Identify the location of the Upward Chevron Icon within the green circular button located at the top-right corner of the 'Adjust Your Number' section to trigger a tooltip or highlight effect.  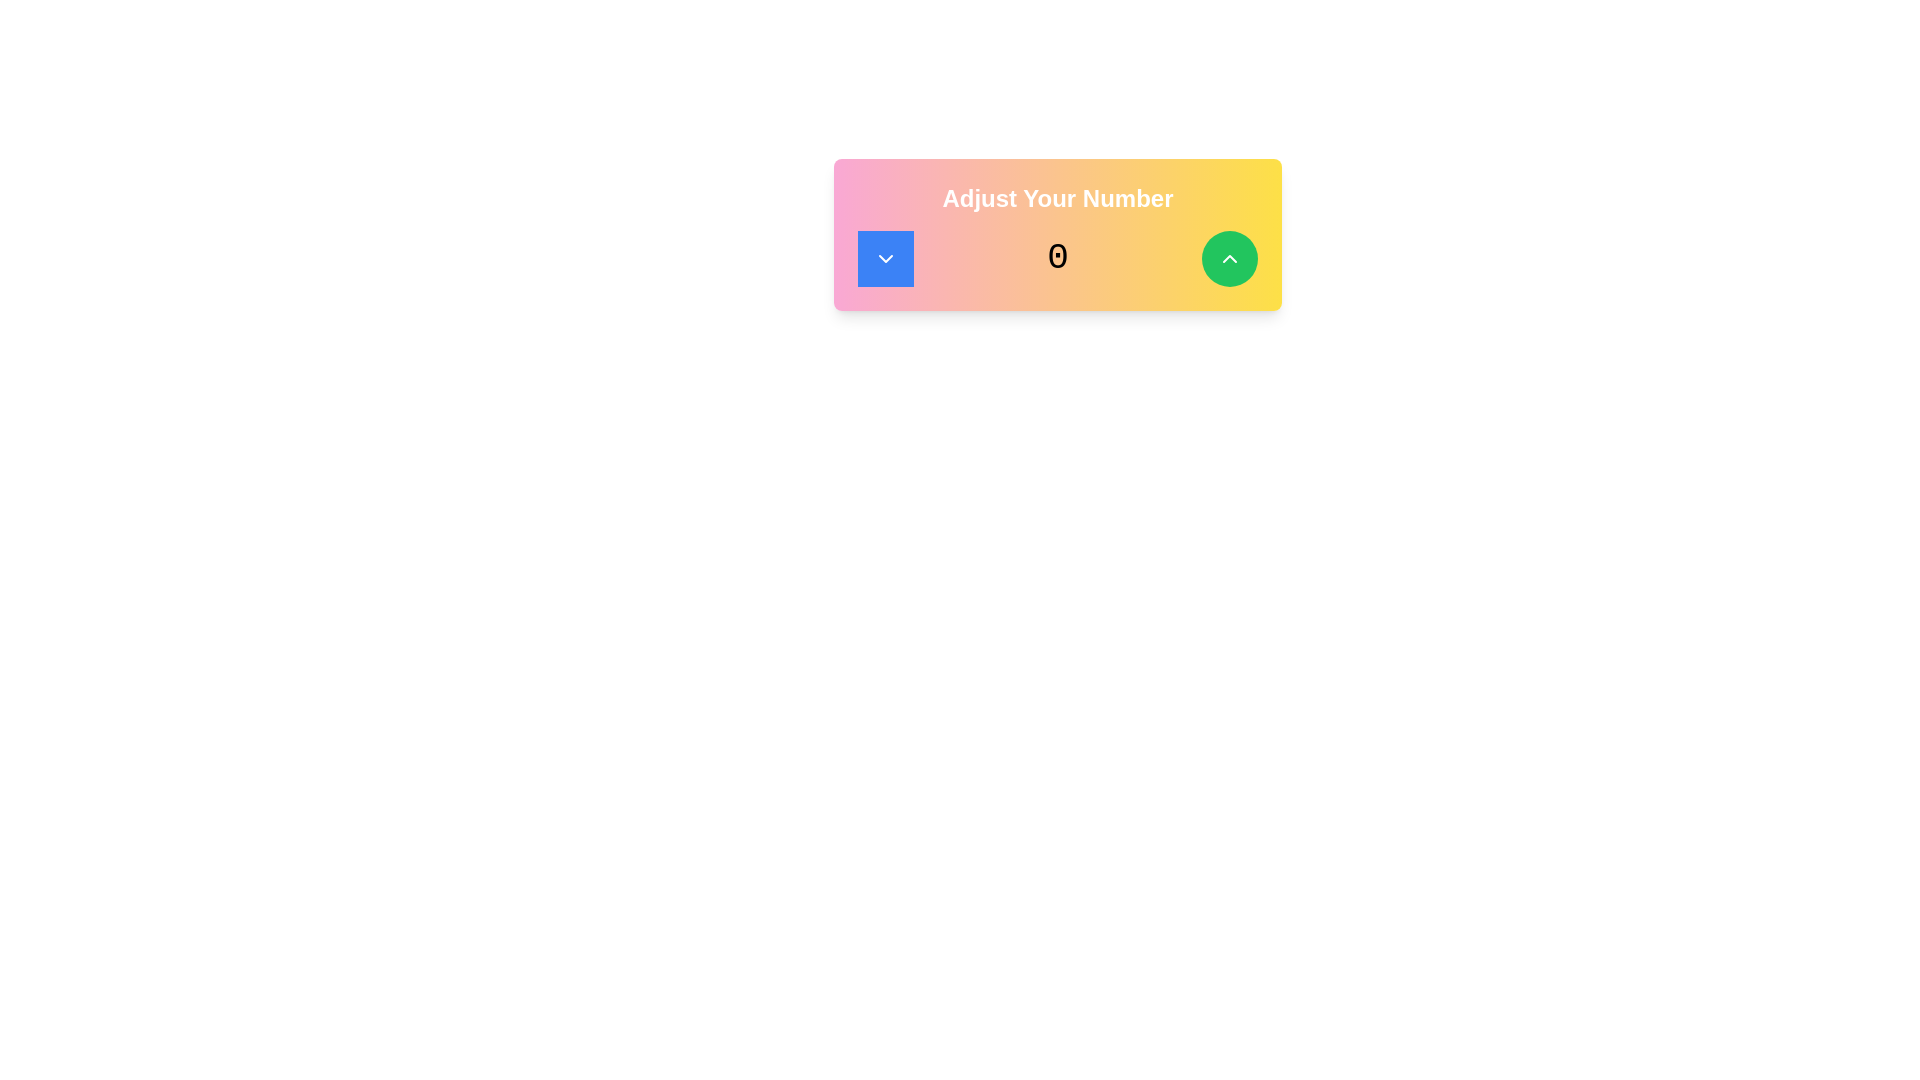
(1228, 257).